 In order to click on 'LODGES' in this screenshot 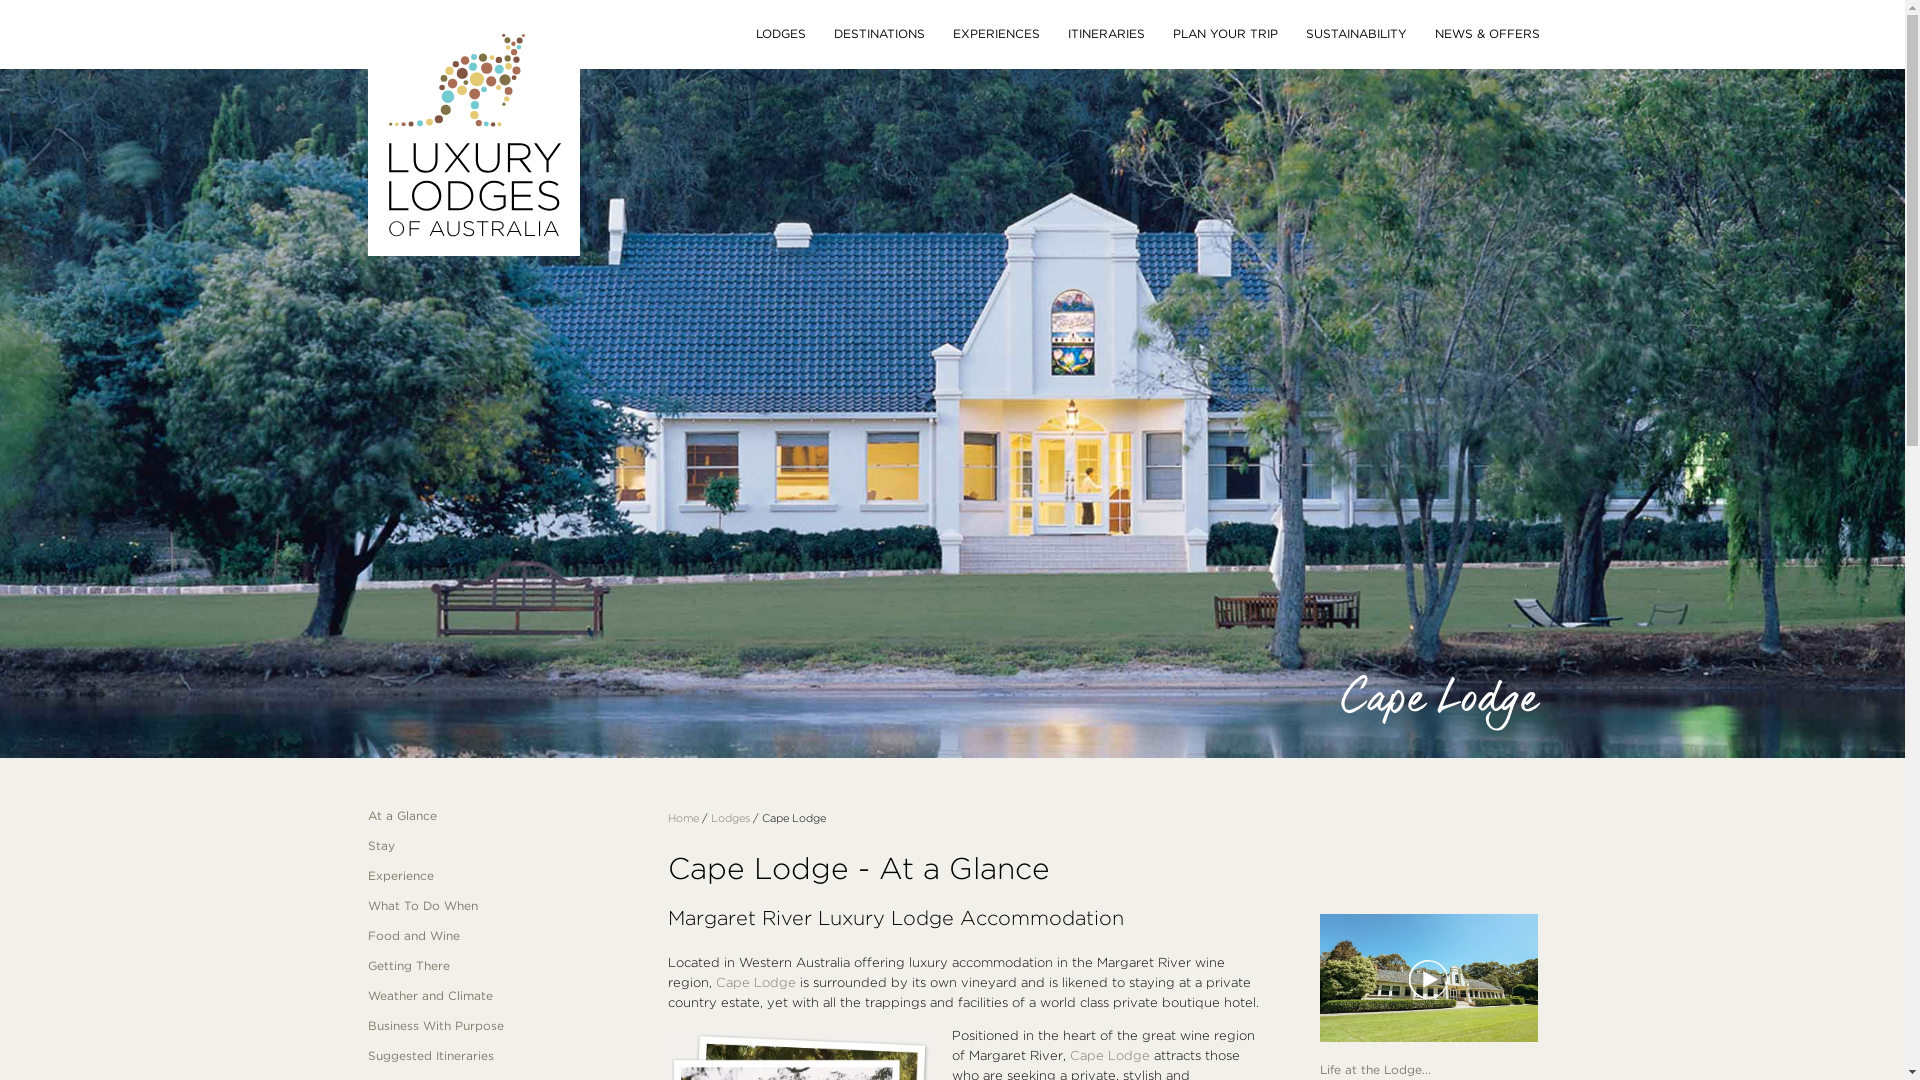, I will do `click(780, 34)`.